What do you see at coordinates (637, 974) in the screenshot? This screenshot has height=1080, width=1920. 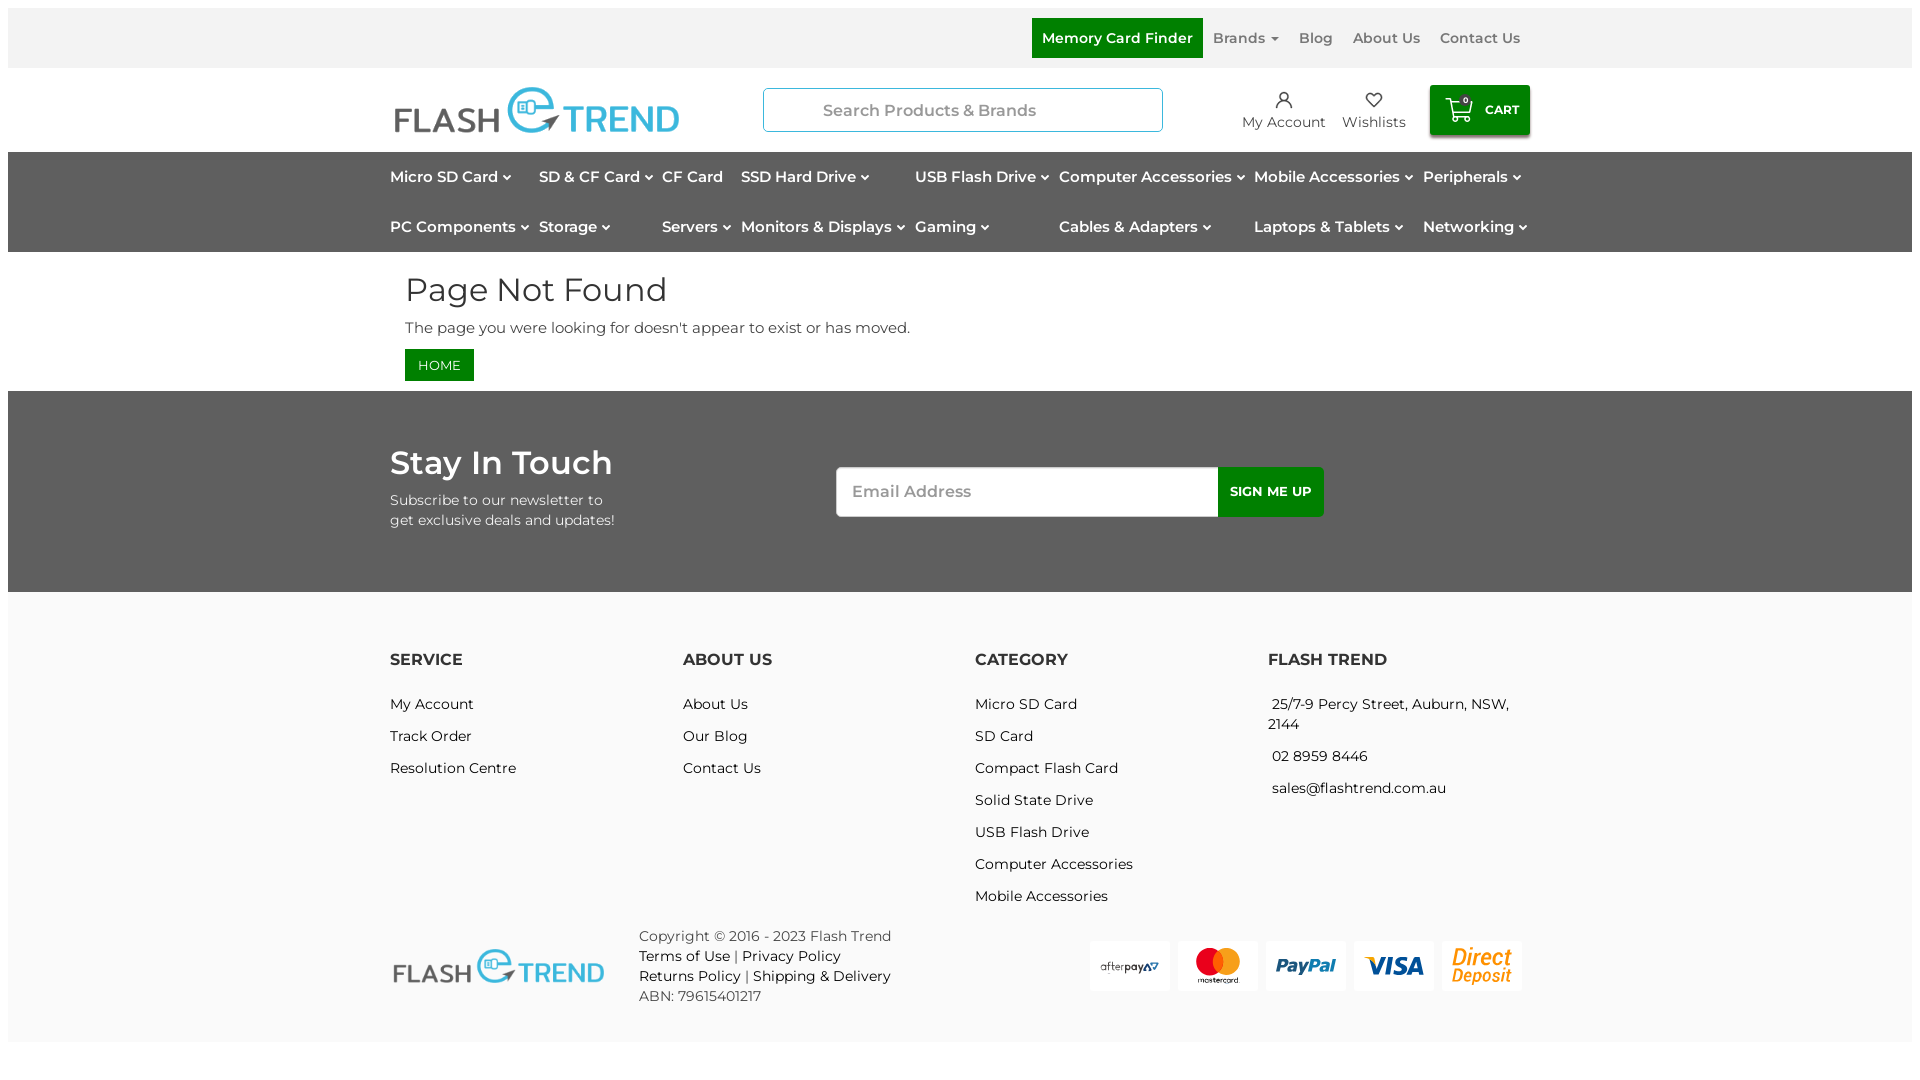 I see `'Returns Policy'` at bounding box center [637, 974].